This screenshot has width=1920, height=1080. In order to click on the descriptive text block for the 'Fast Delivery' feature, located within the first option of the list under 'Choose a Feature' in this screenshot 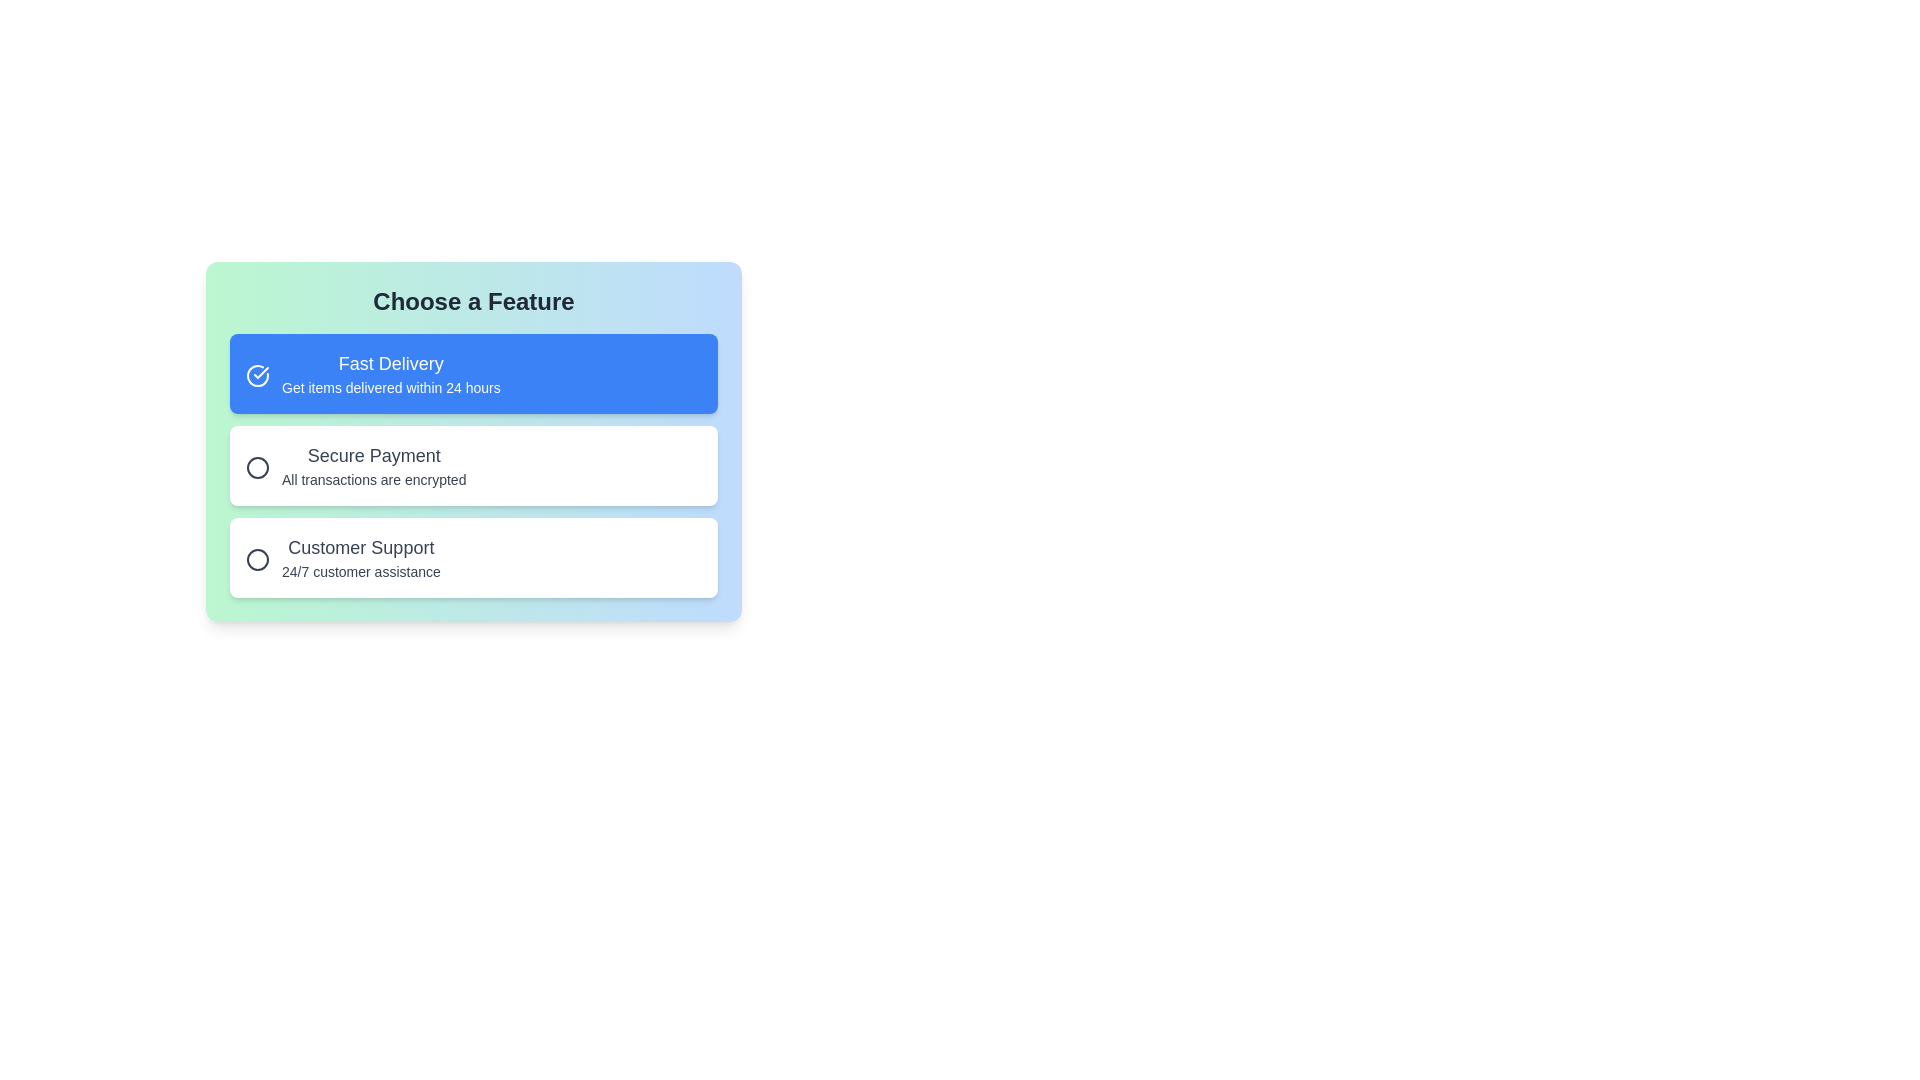, I will do `click(391, 374)`.